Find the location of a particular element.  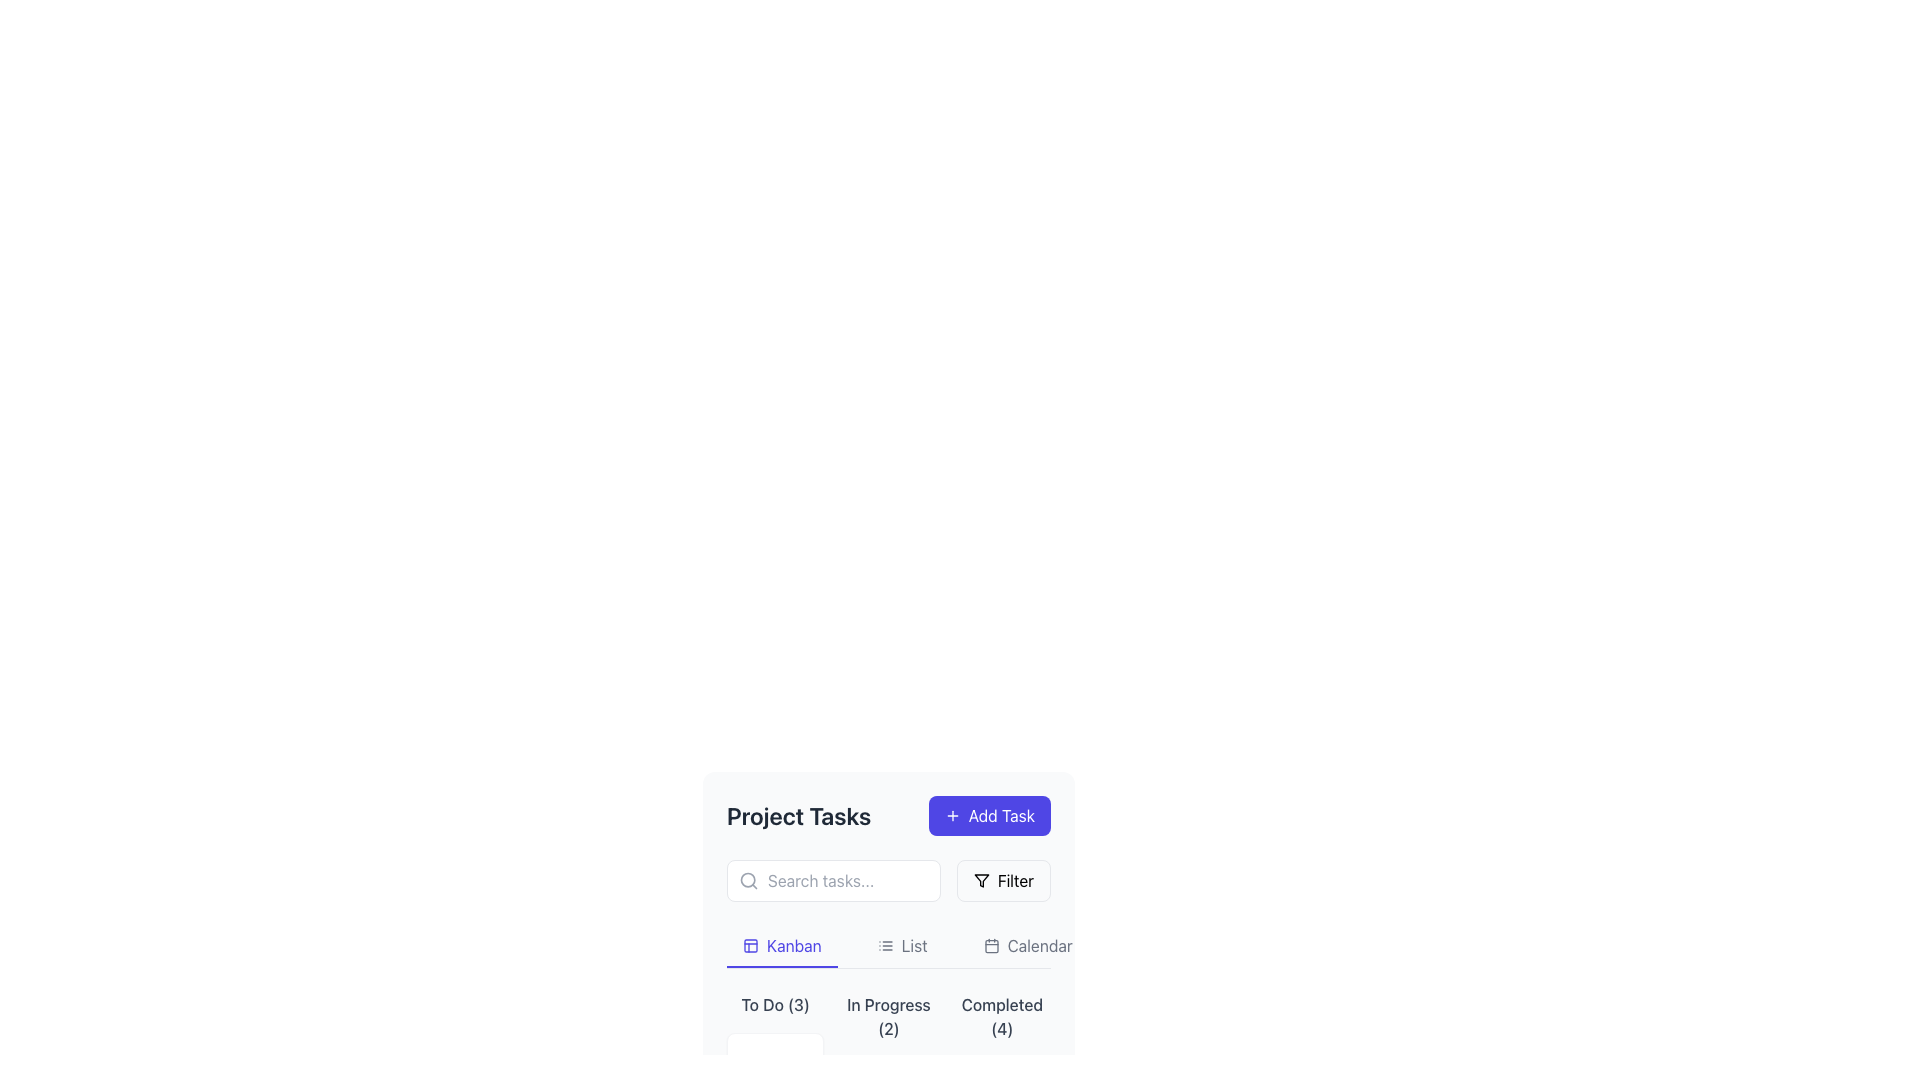

the 'Calendar' icon located within the navigation tab is located at coordinates (991, 945).